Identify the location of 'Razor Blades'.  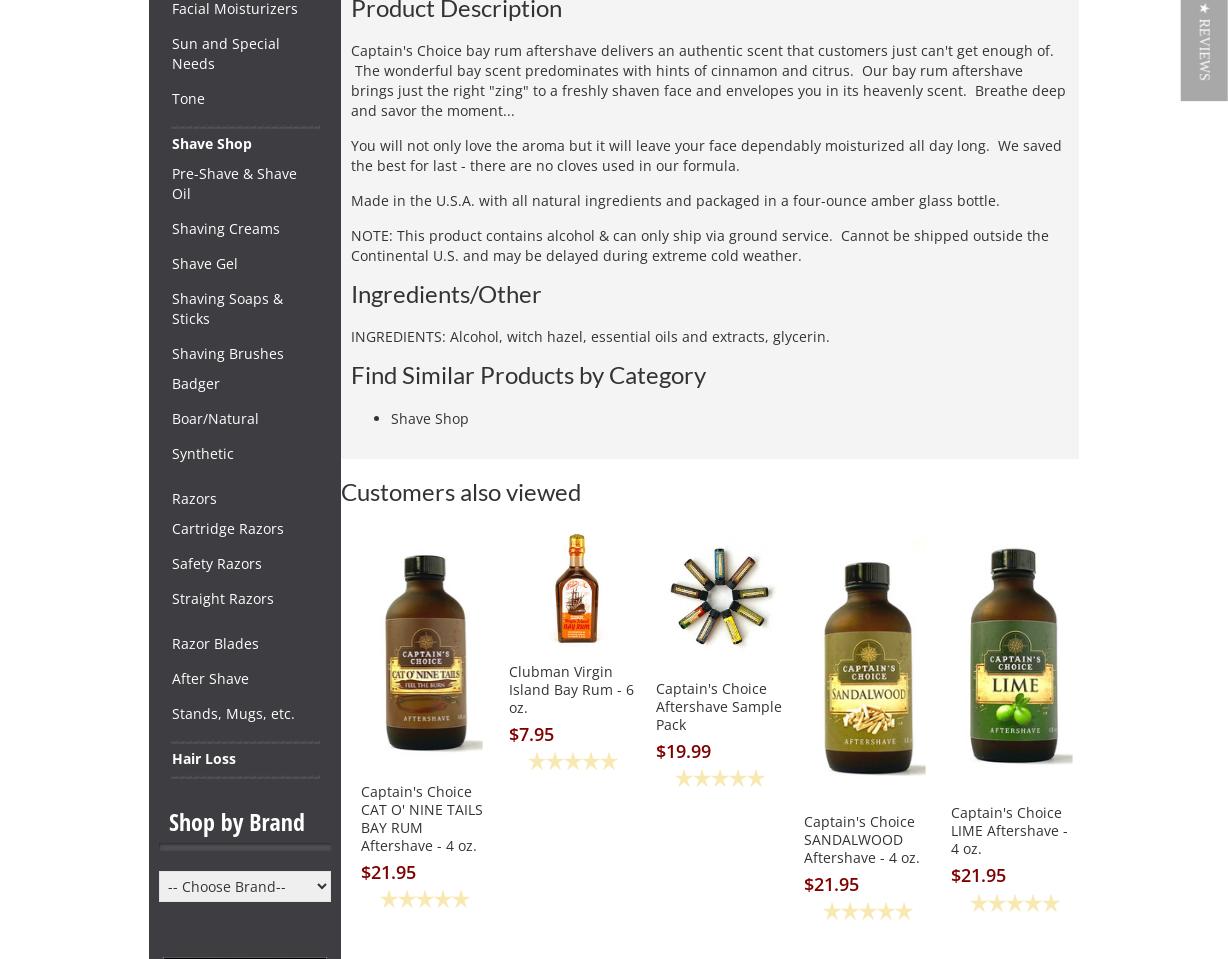
(171, 643).